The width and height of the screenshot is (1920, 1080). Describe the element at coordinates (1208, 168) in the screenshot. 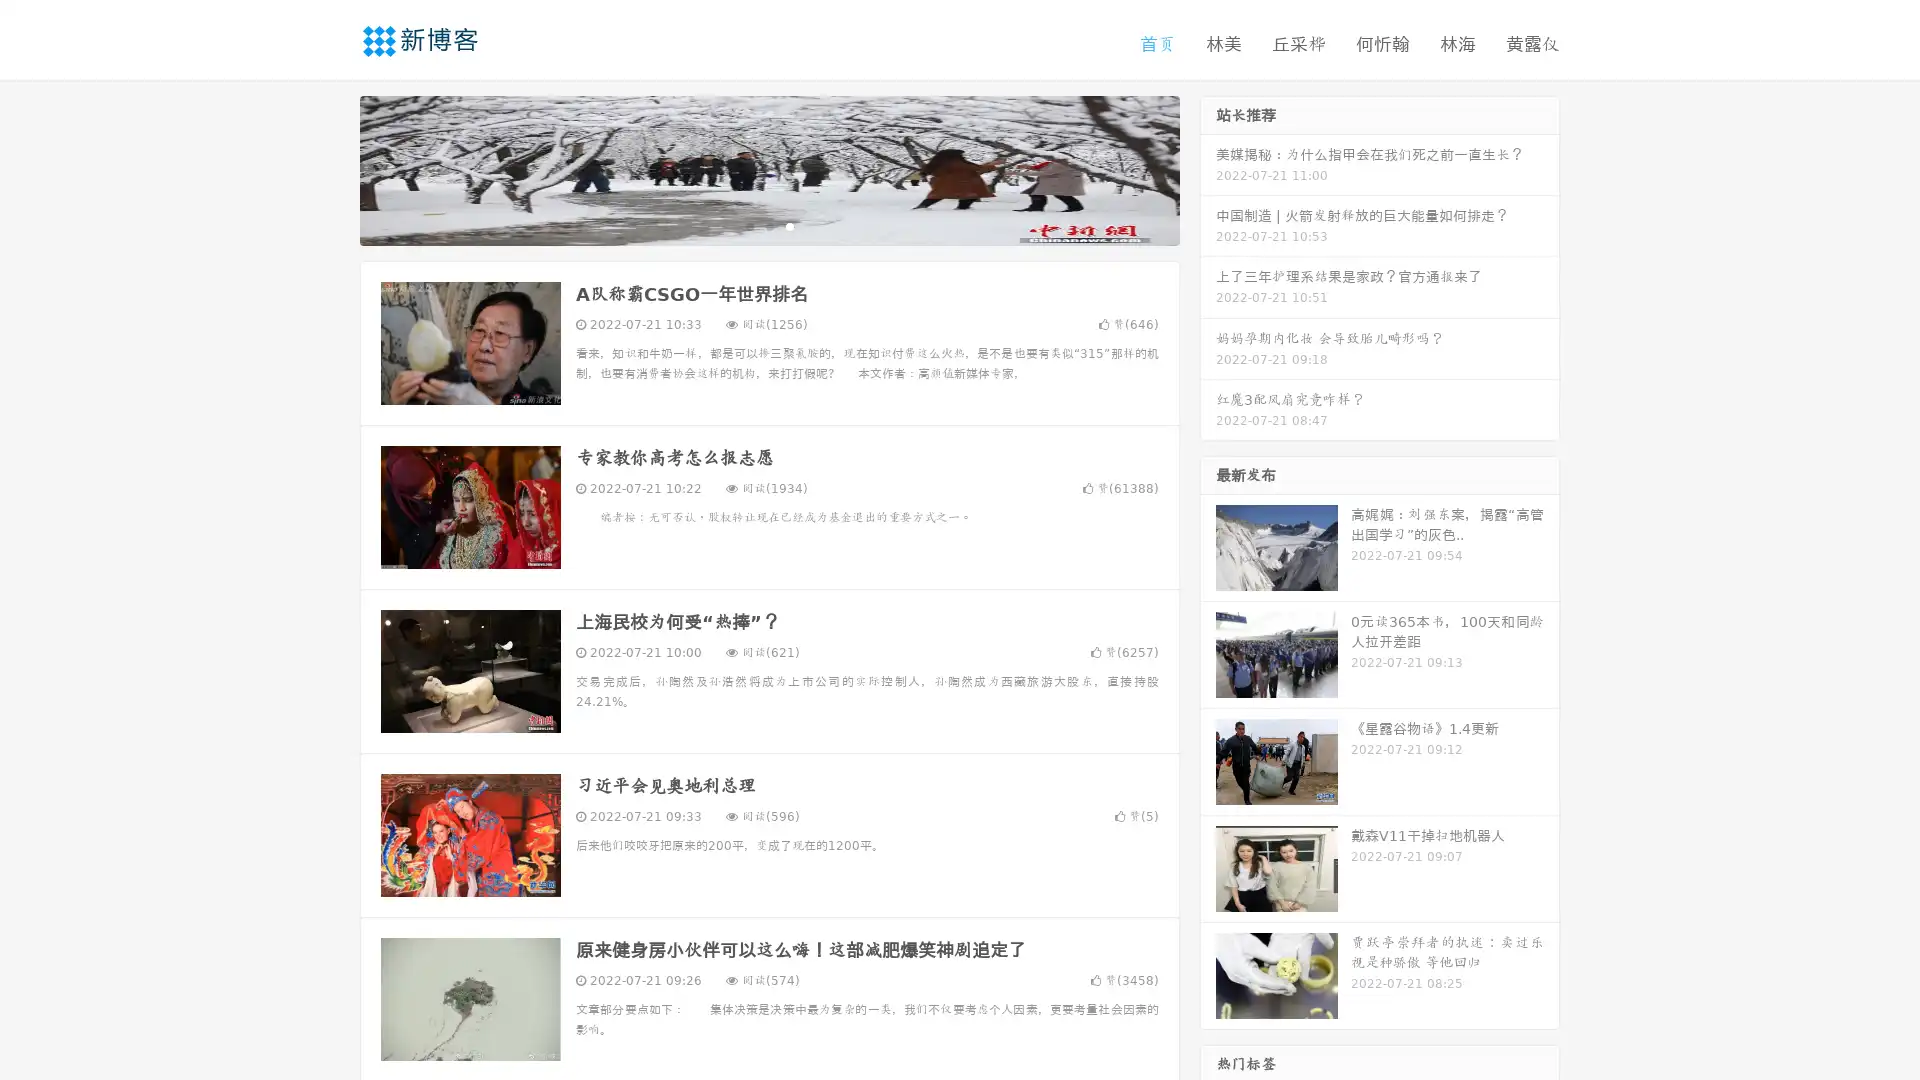

I see `Next slide` at that location.